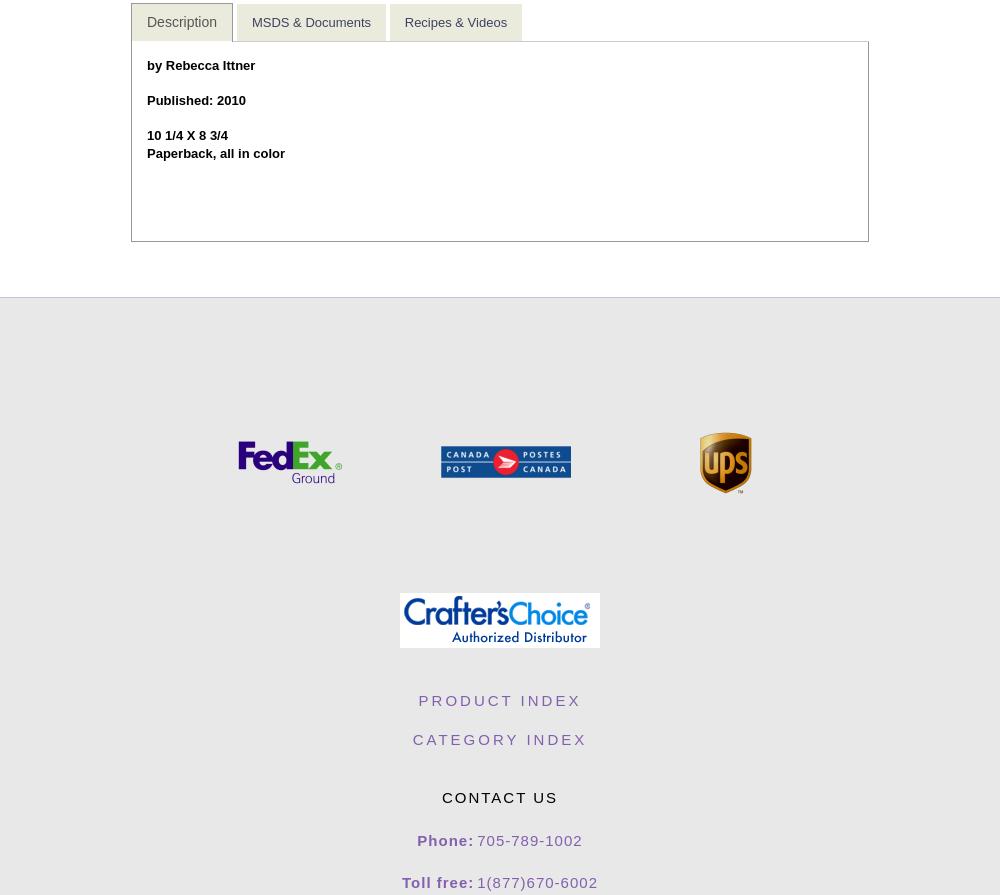 This screenshot has width=1000, height=895. Describe the element at coordinates (187, 135) in the screenshot. I see `'10 1/4 X 8 3/4'` at that location.